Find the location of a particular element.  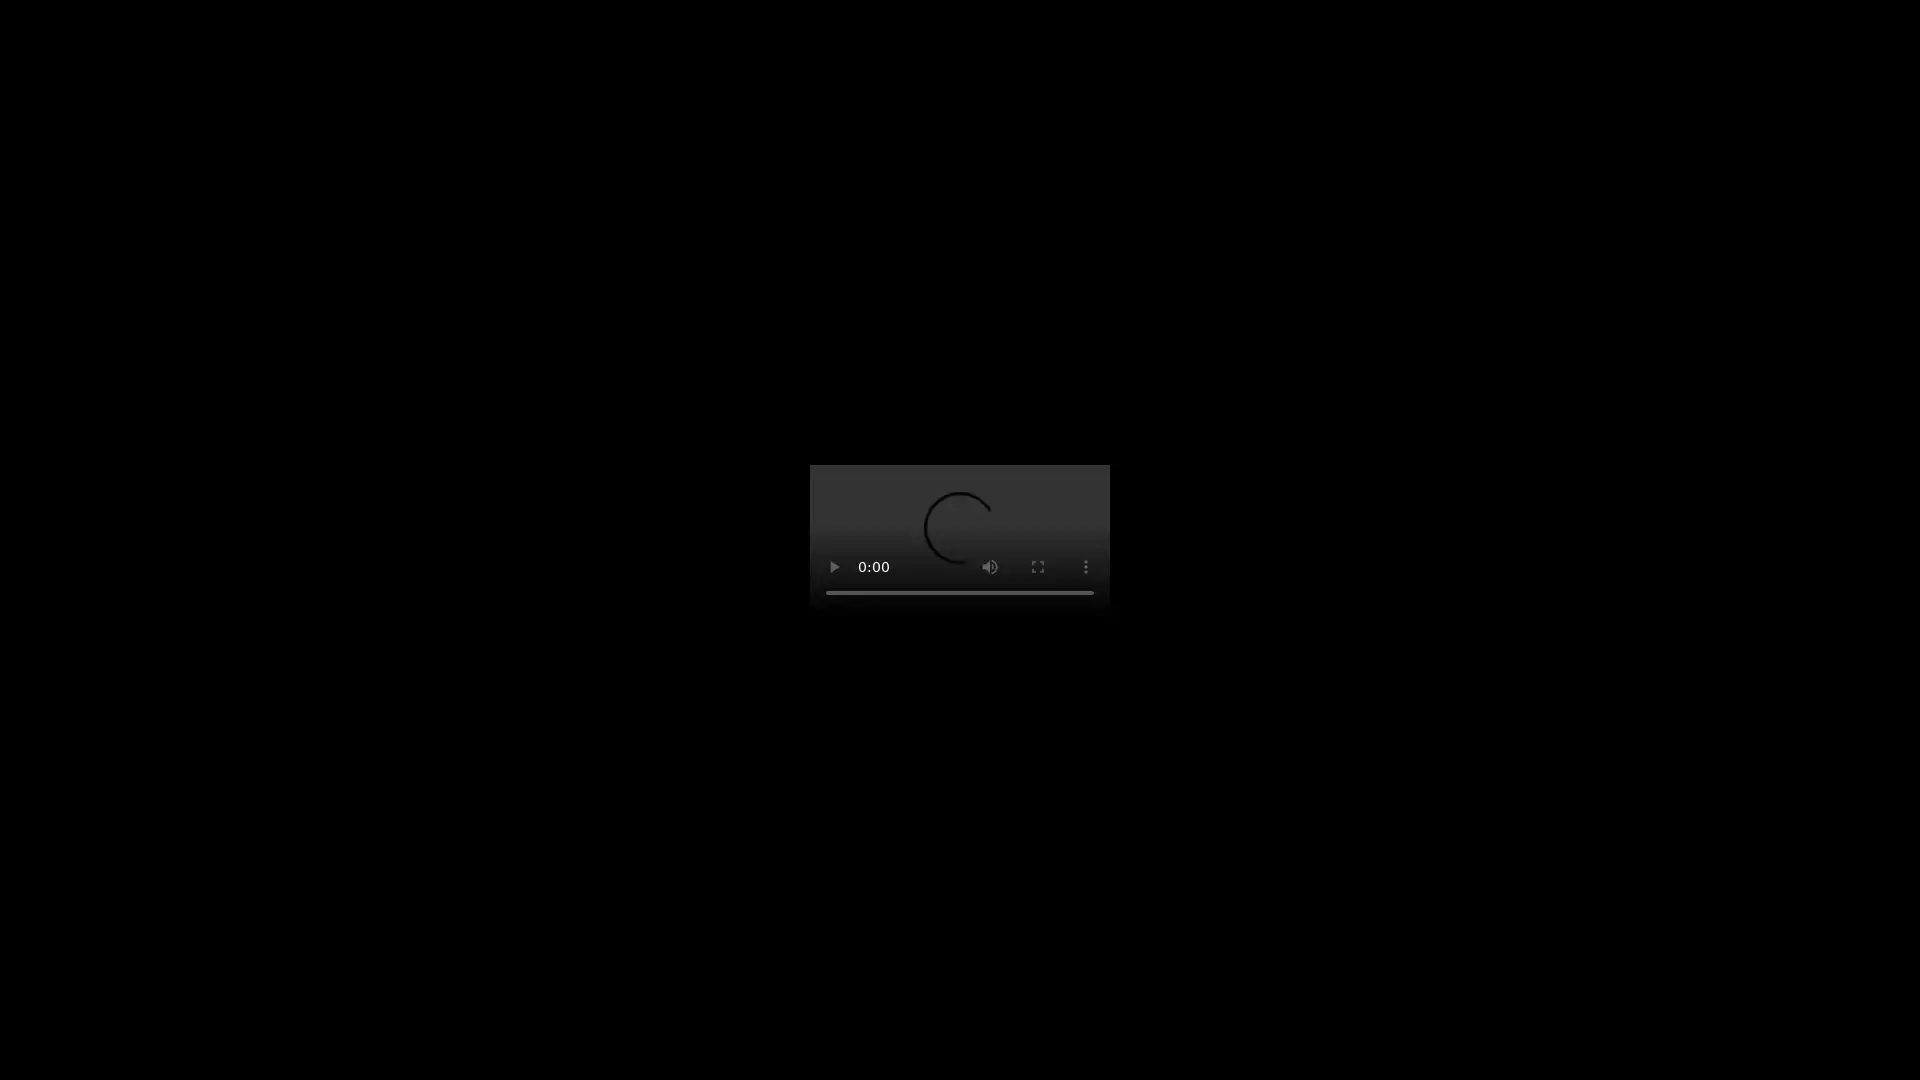

show more media controls is located at coordinates (1084, 567).